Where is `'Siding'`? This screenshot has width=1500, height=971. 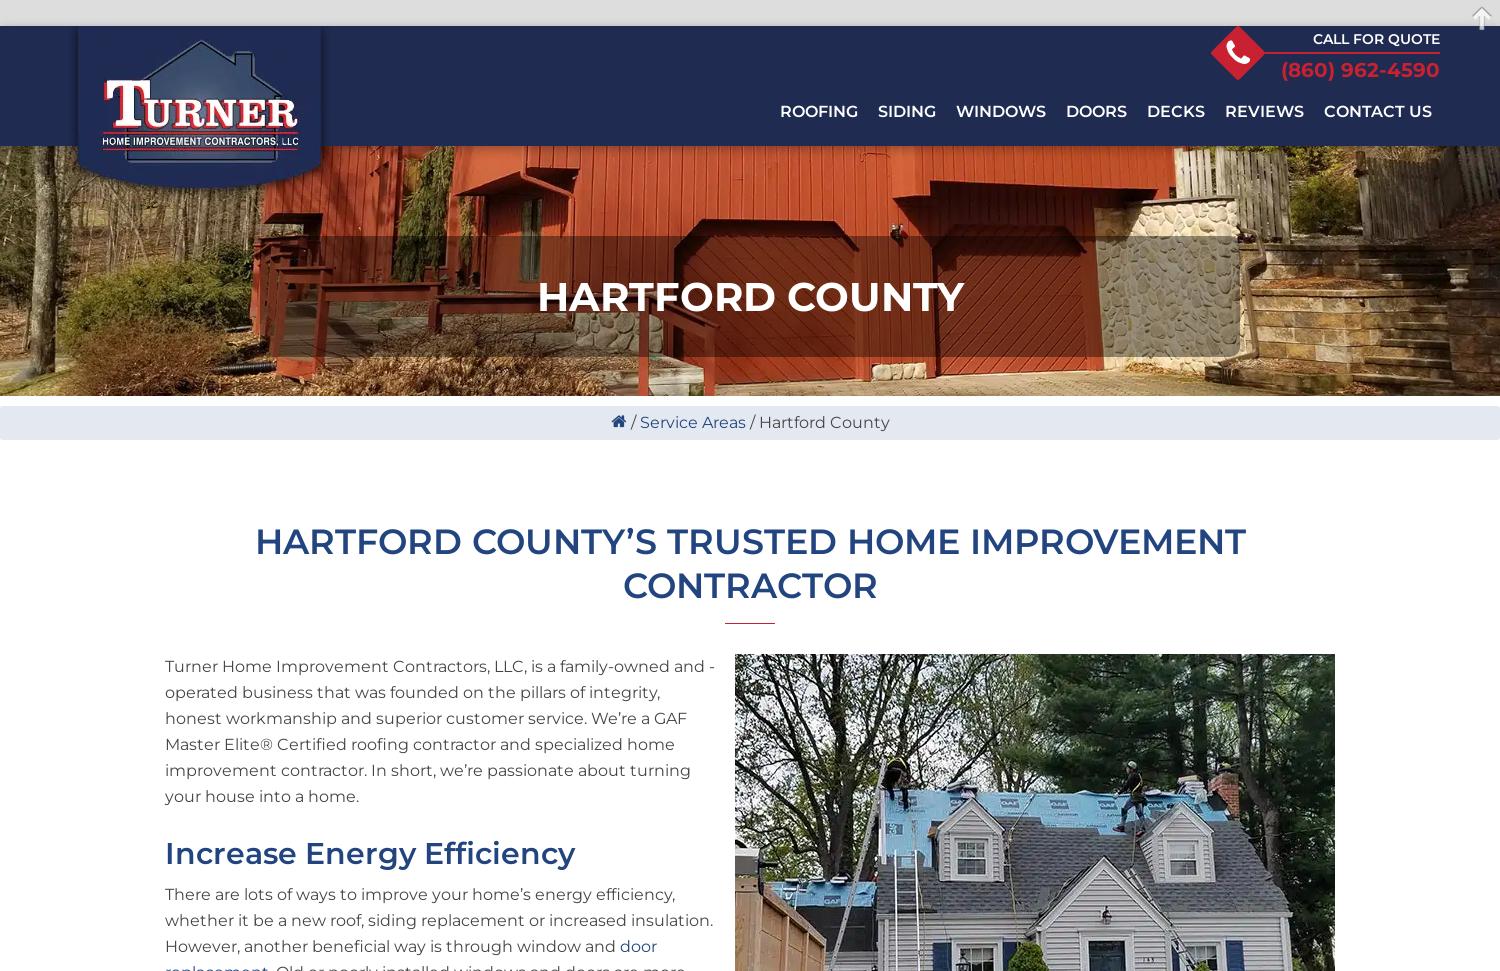 'Siding' is located at coordinates (907, 110).